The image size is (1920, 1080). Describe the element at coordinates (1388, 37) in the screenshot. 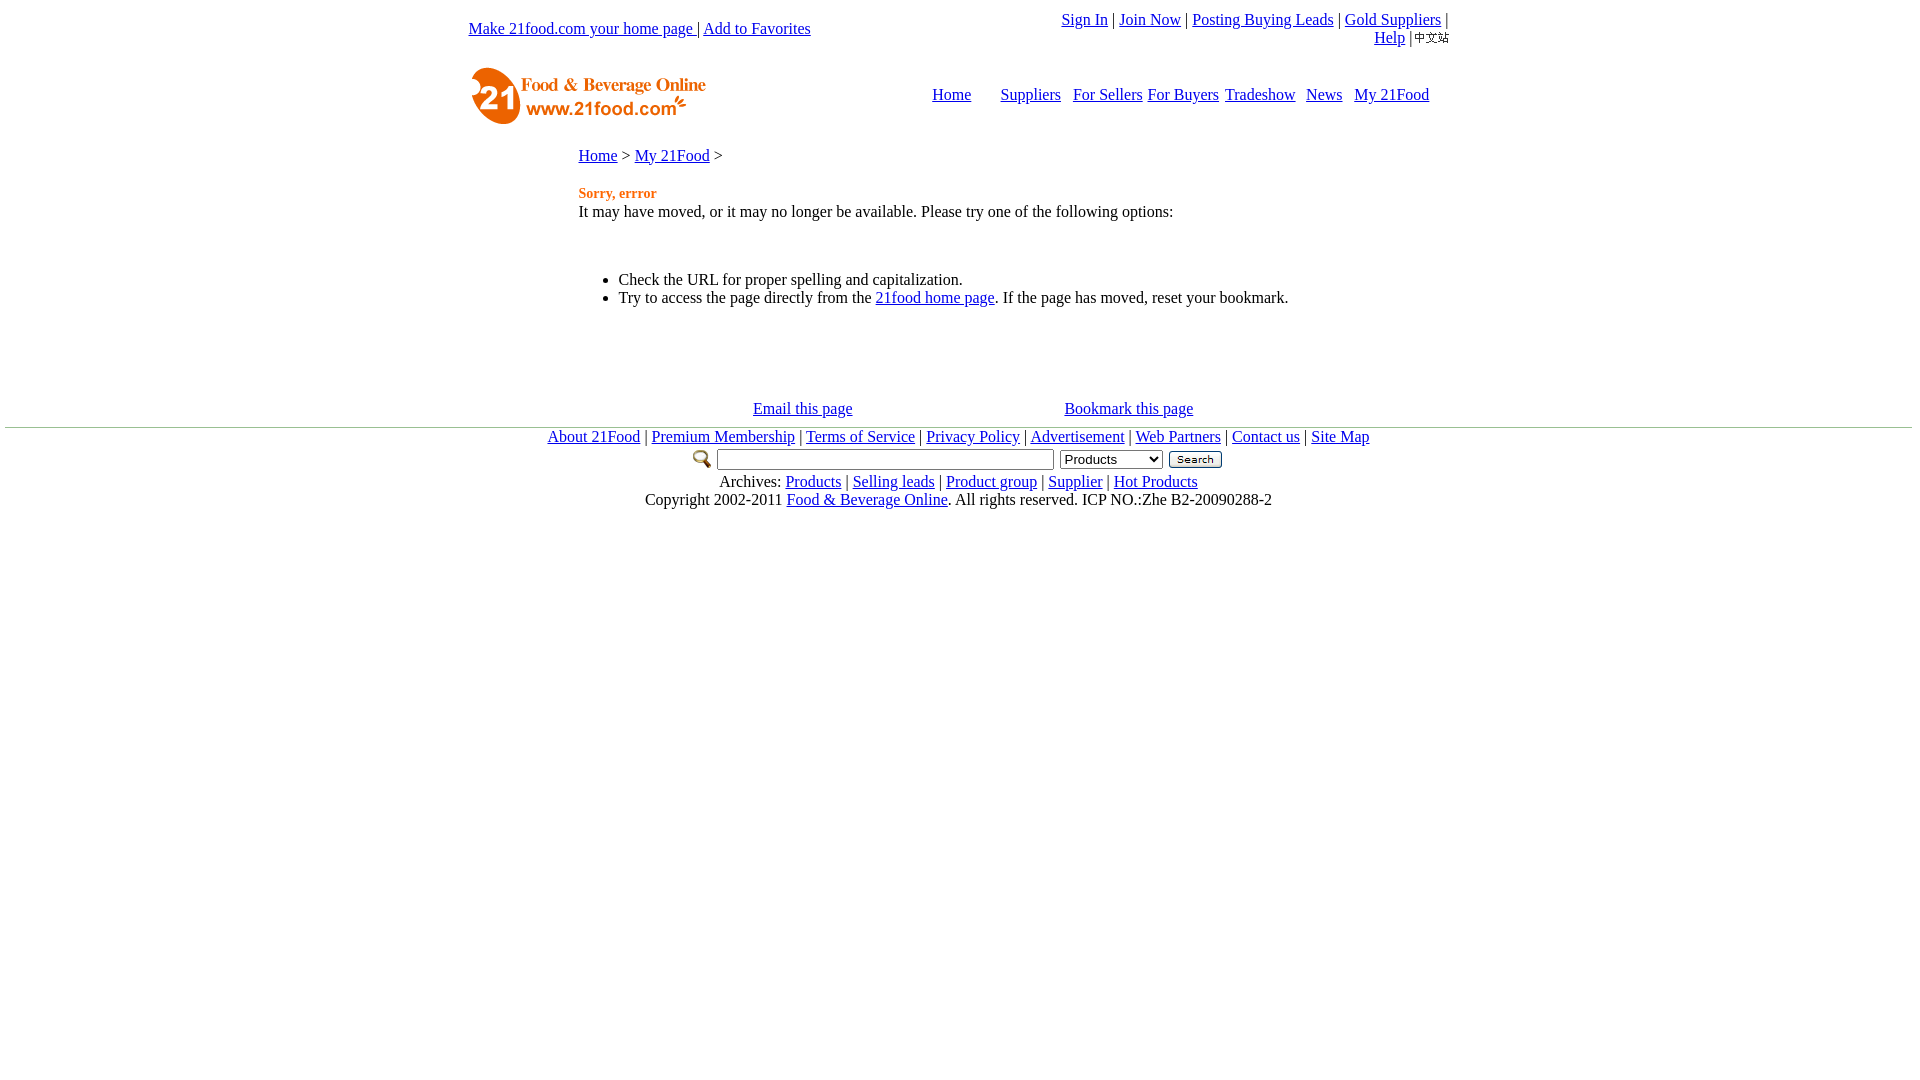

I see `'Help'` at that location.